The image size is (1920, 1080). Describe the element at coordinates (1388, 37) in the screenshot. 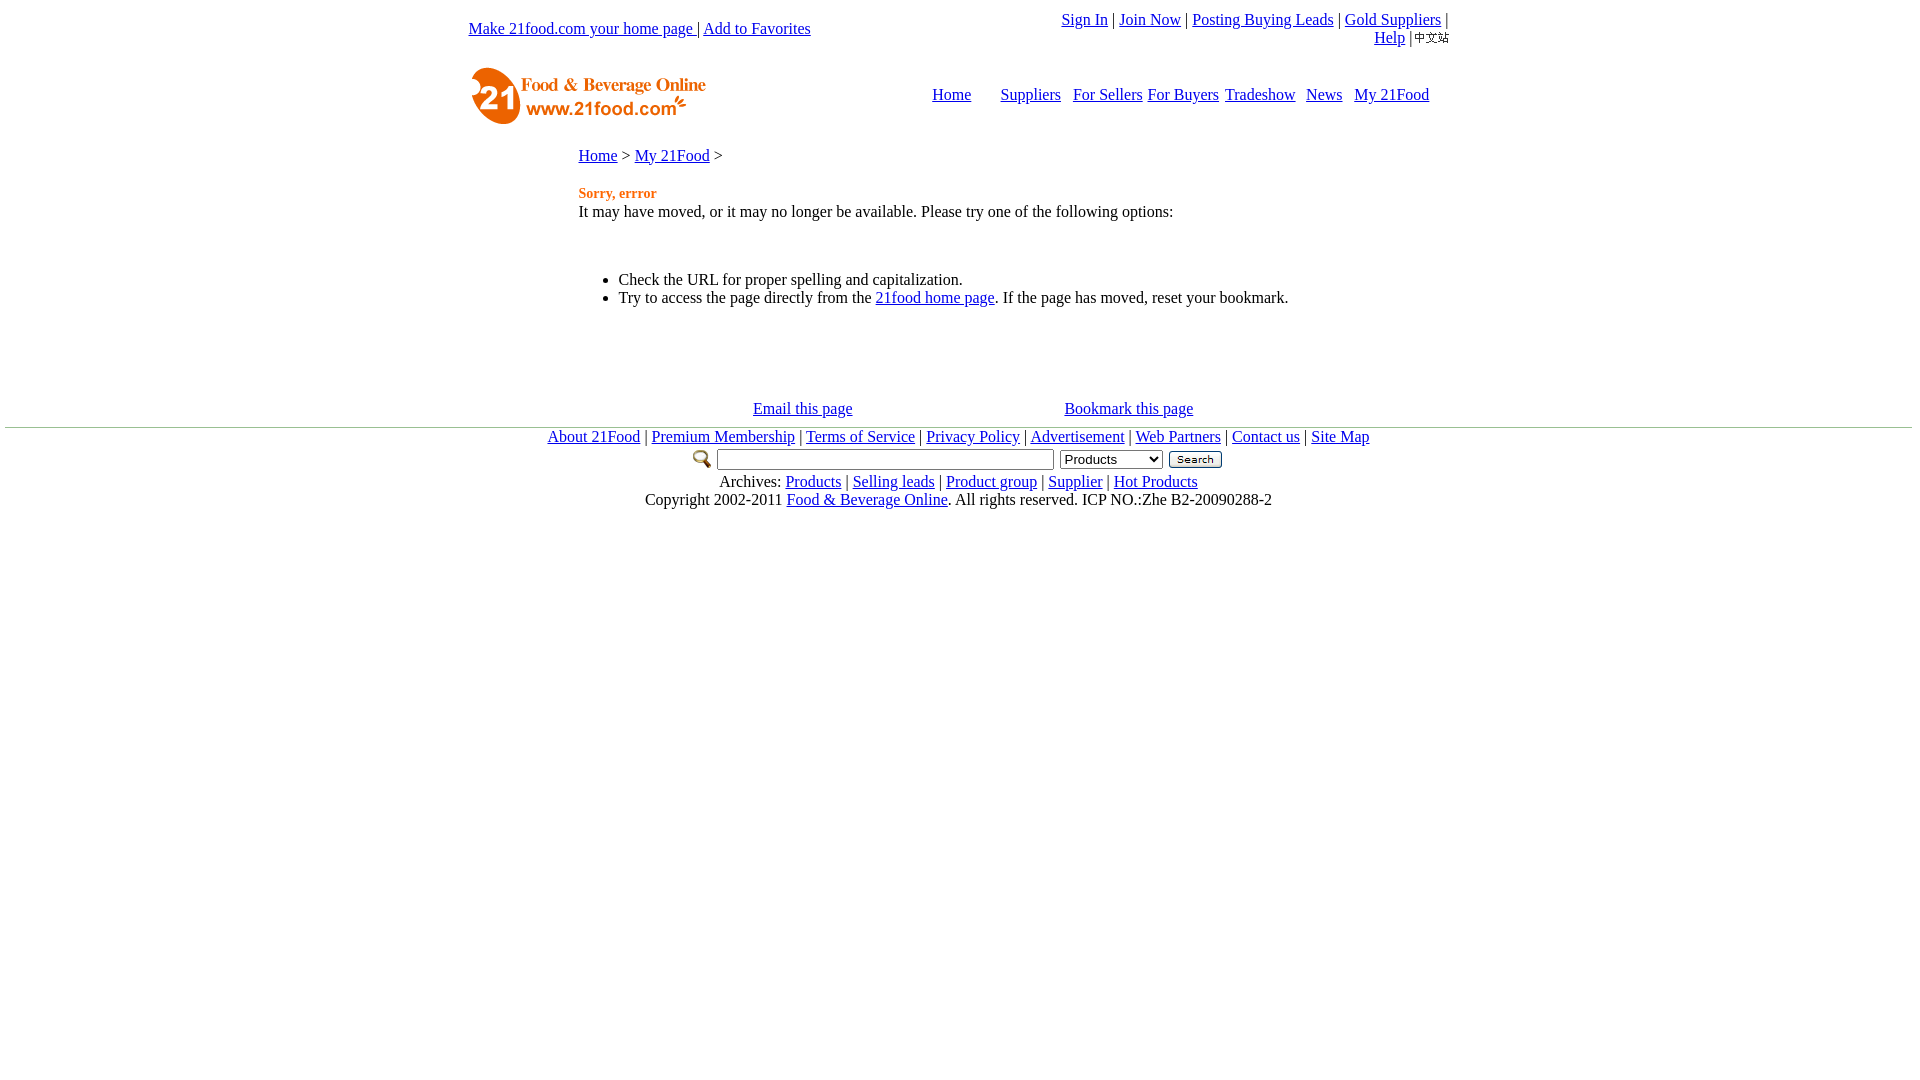

I see `'Help'` at that location.